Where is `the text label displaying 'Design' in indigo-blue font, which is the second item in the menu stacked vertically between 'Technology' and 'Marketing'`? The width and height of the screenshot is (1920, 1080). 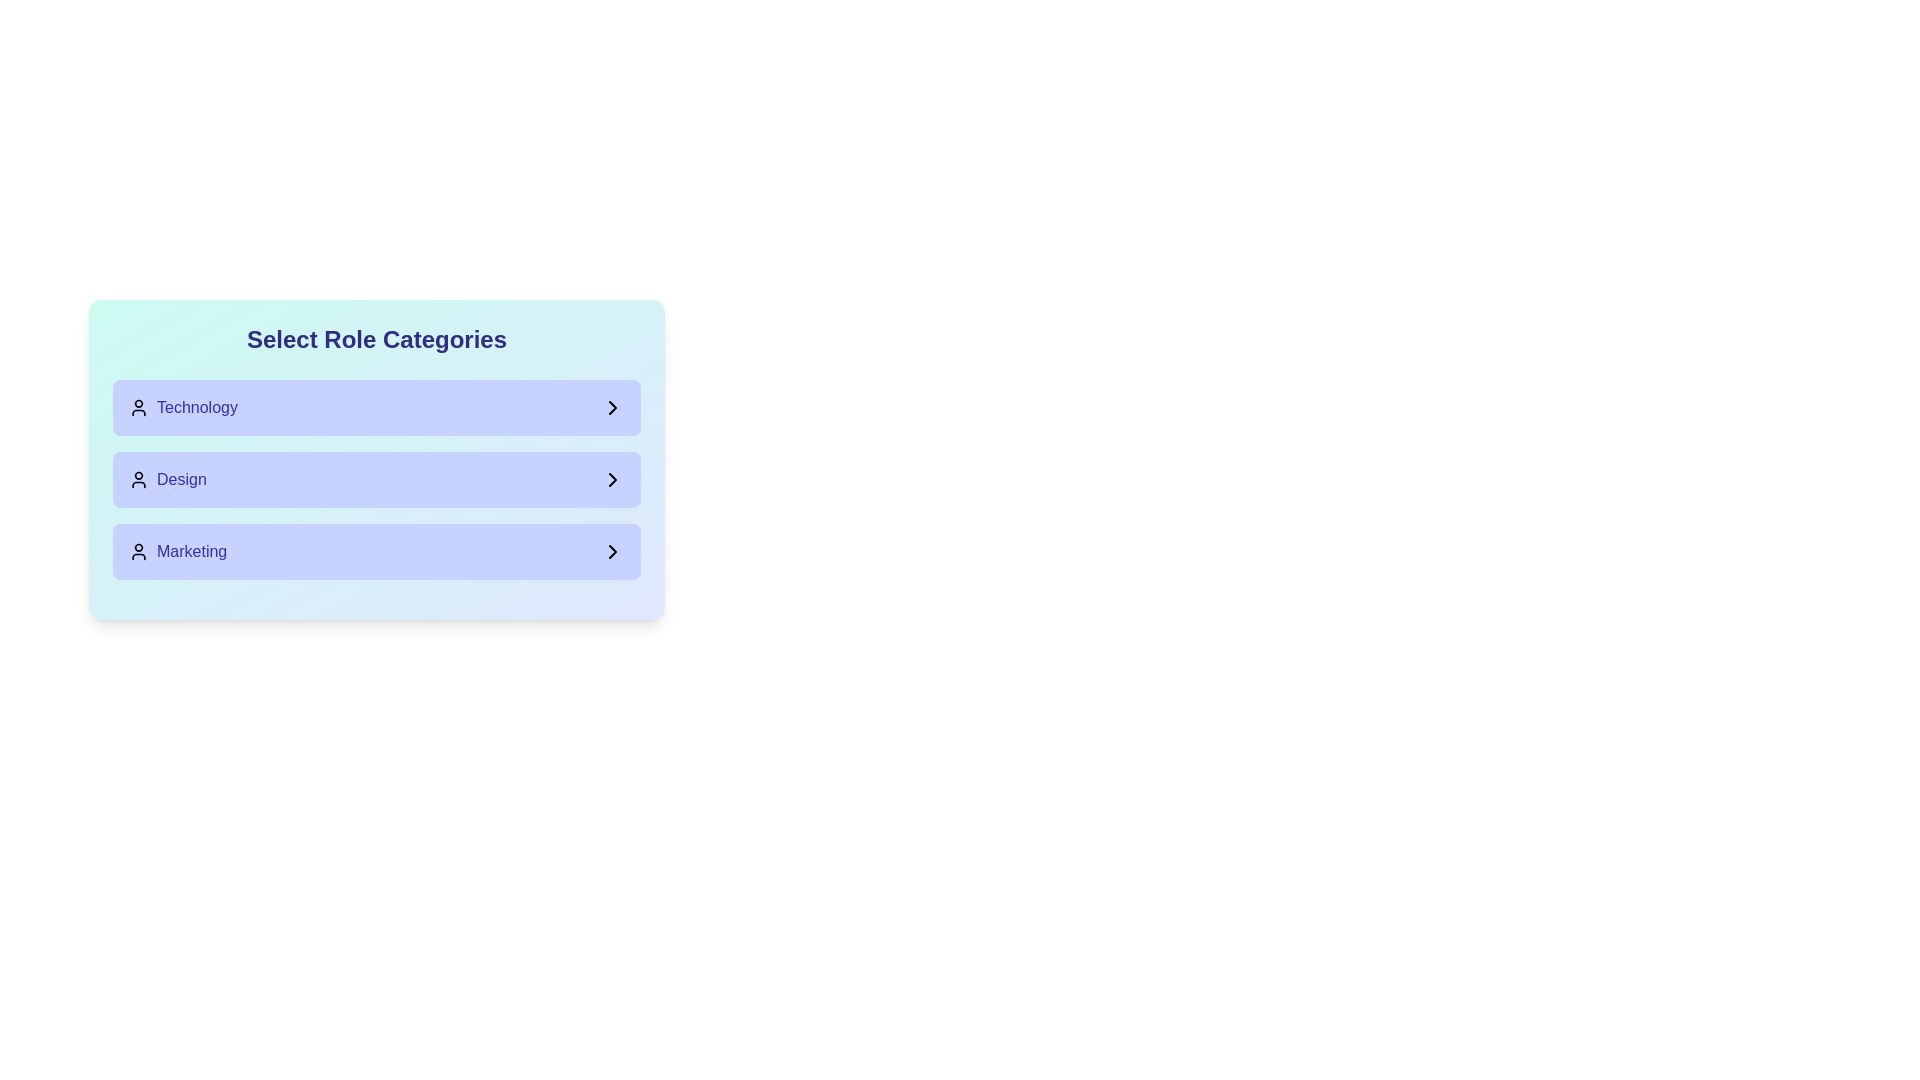 the text label displaying 'Design' in indigo-blue font, which is the second item in the menu stacked vertically between 'Technology' and 'Marketing' is located at coordinates (181, 479).